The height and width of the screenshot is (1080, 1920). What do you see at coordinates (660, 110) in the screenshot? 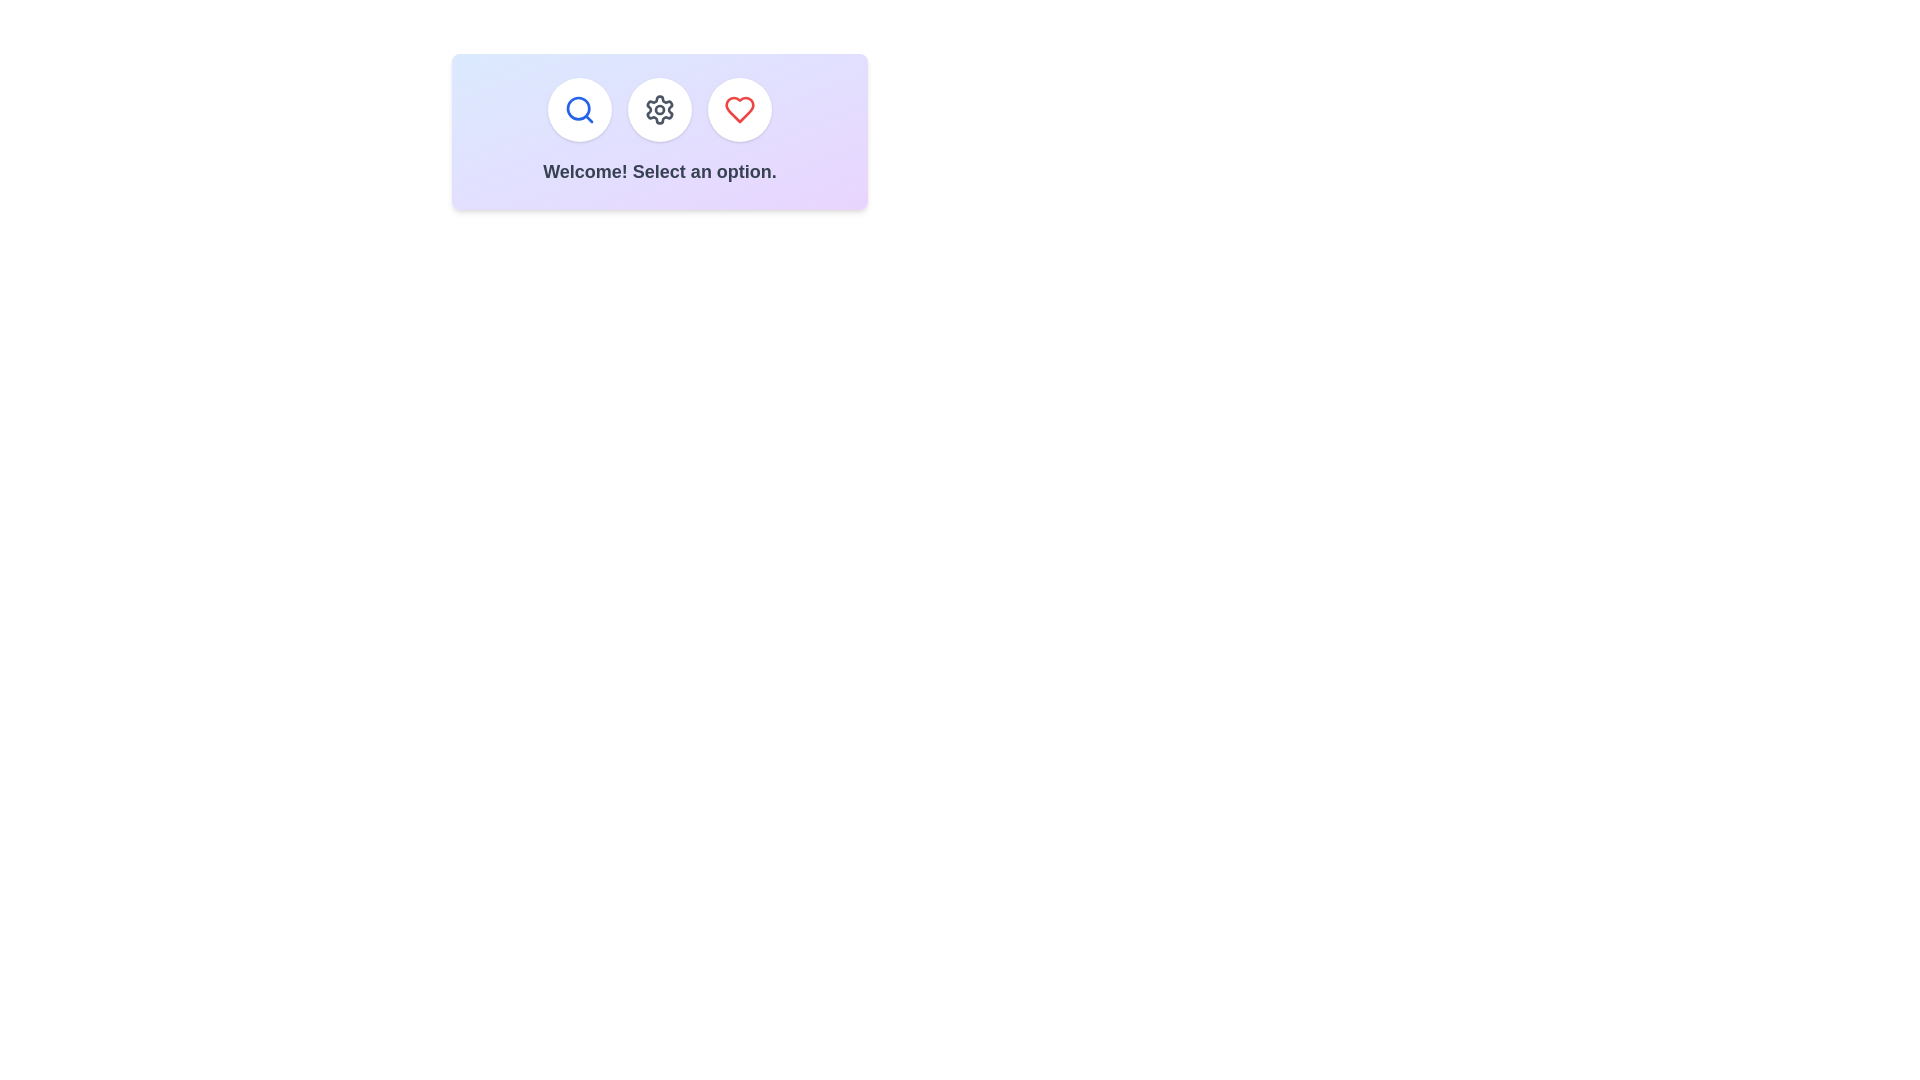
I see `the gear icon in the interface, which is part of a horizontal set of three icons situated above a text description` at bounding box center [660, 110].